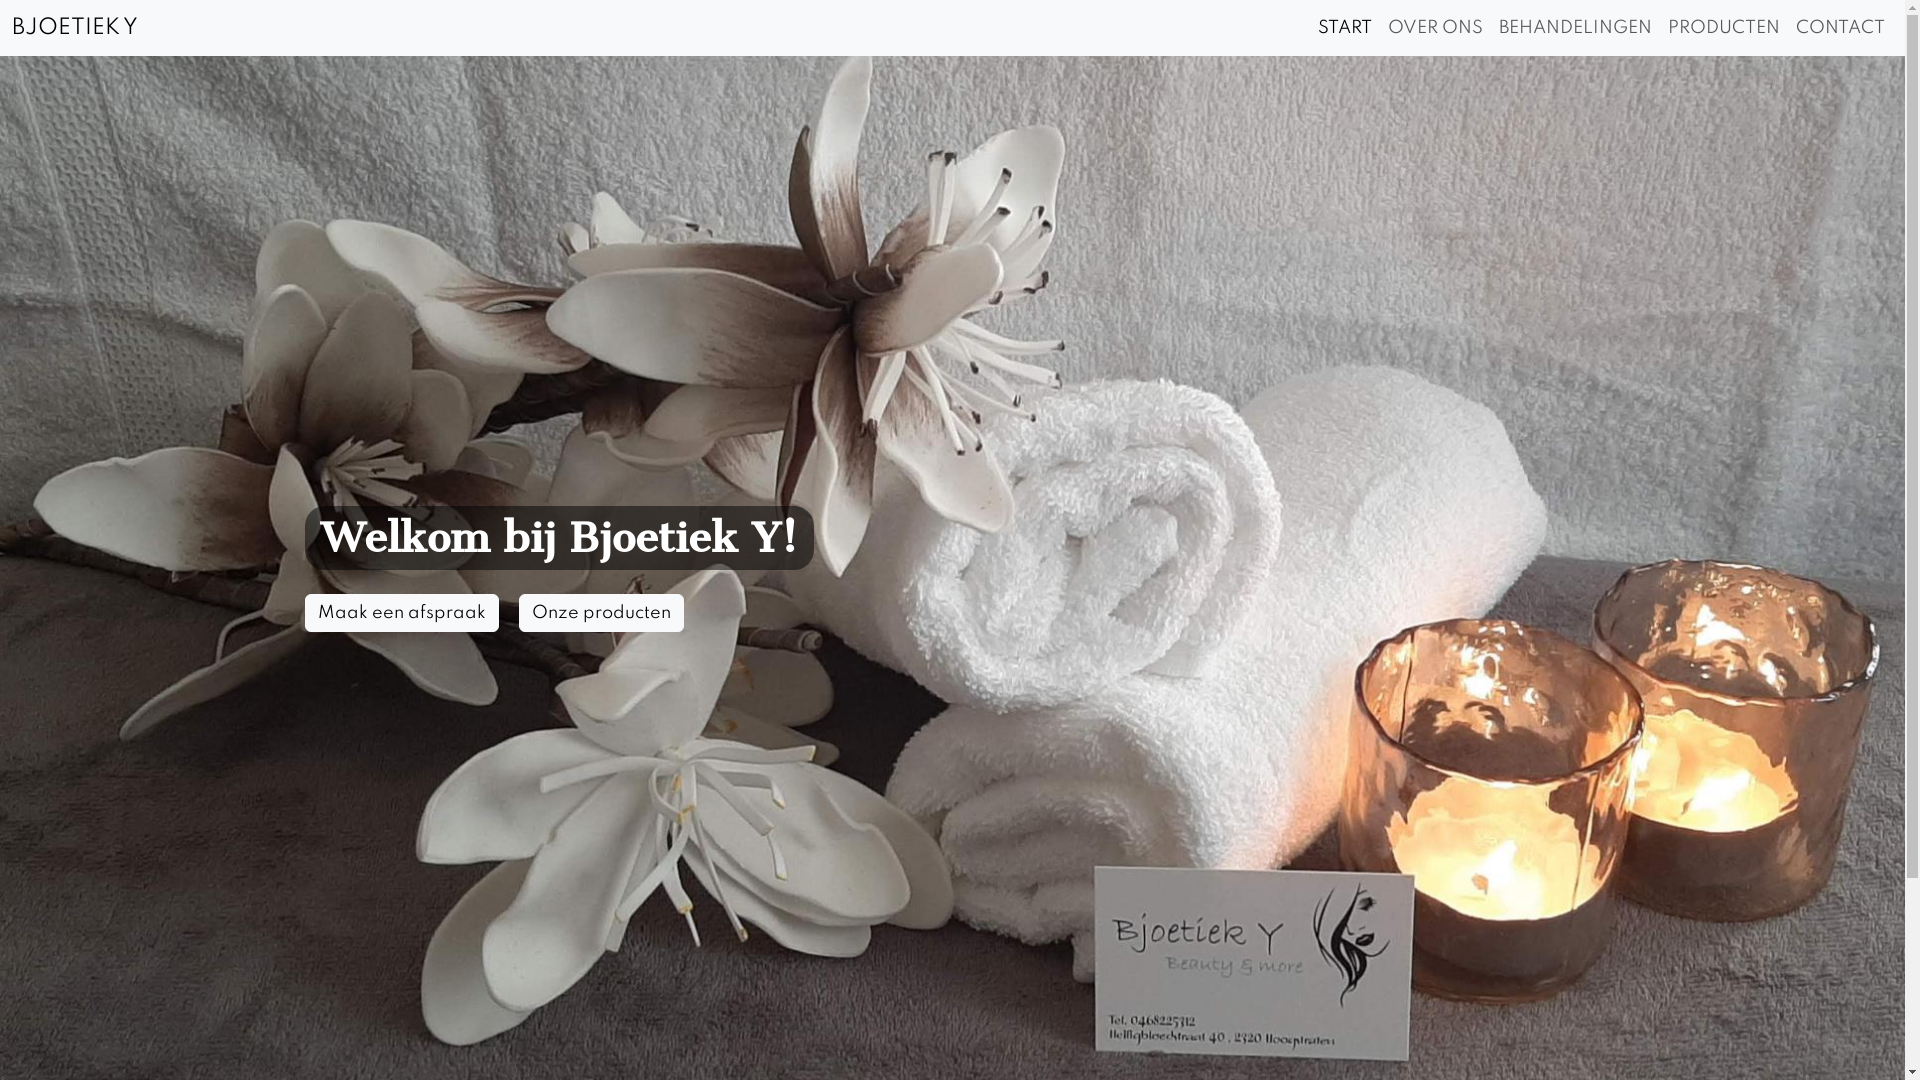  I want to click on 'Maak een afspraak', so click(400, 612).